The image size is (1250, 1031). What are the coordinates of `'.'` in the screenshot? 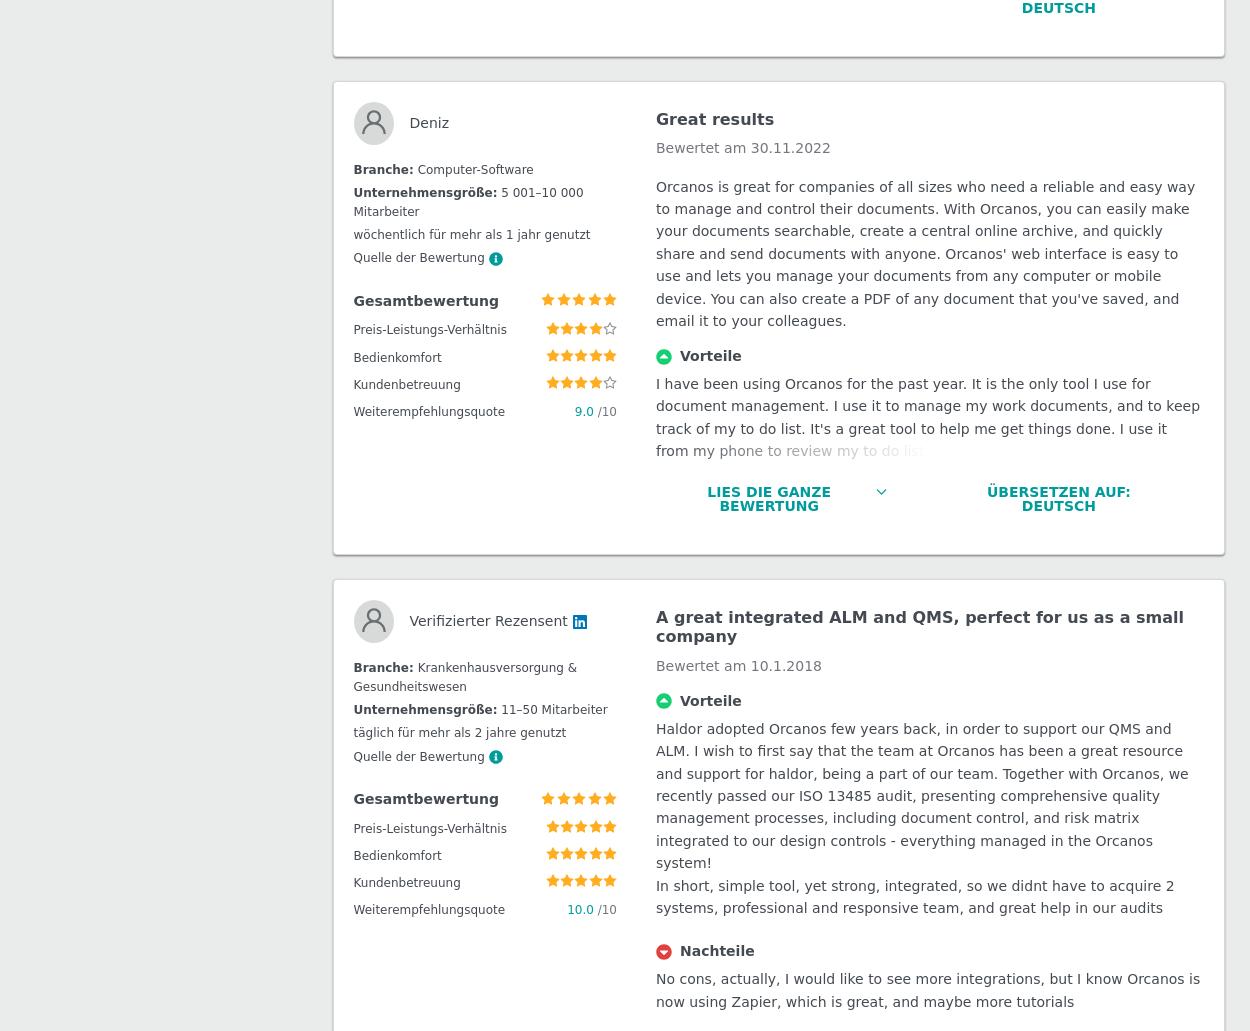 It's located at (873, 720).